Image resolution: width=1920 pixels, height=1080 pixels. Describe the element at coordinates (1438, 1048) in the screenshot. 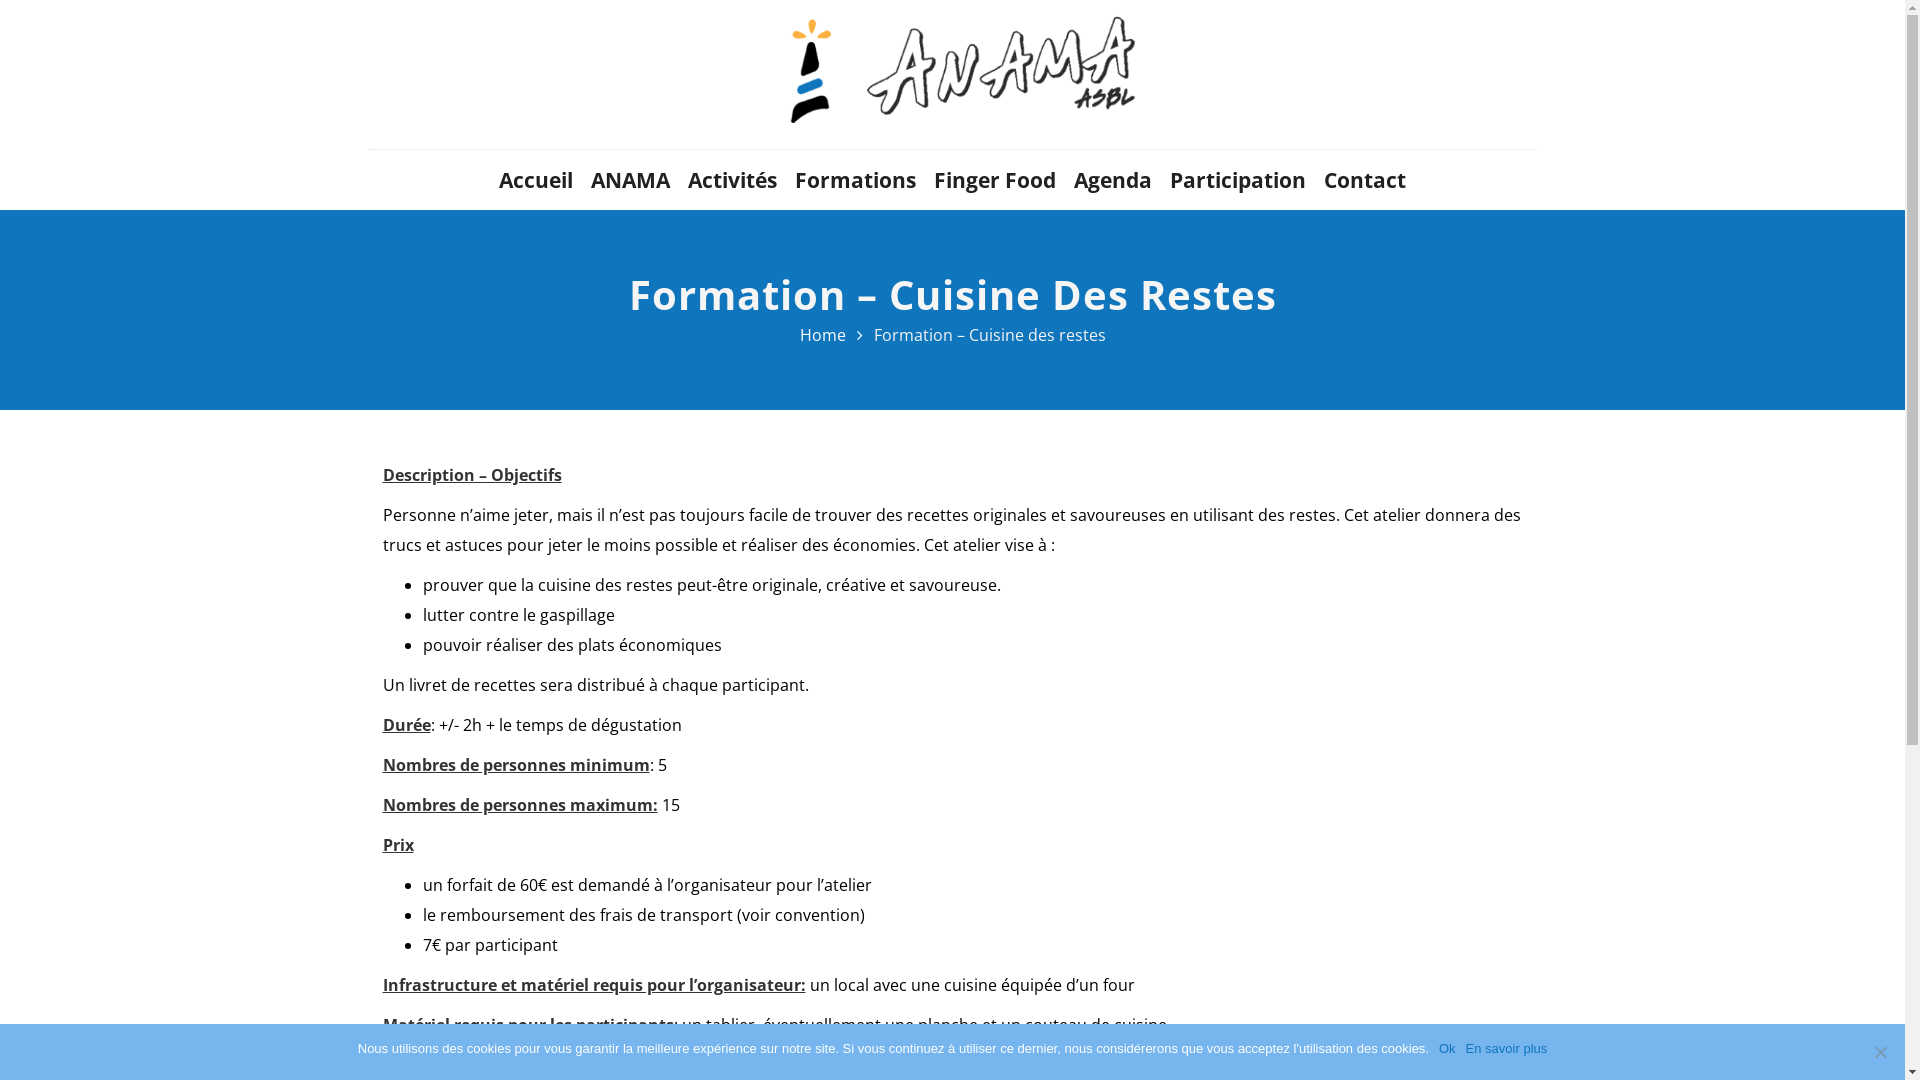

I see `'Ok'` at that location.